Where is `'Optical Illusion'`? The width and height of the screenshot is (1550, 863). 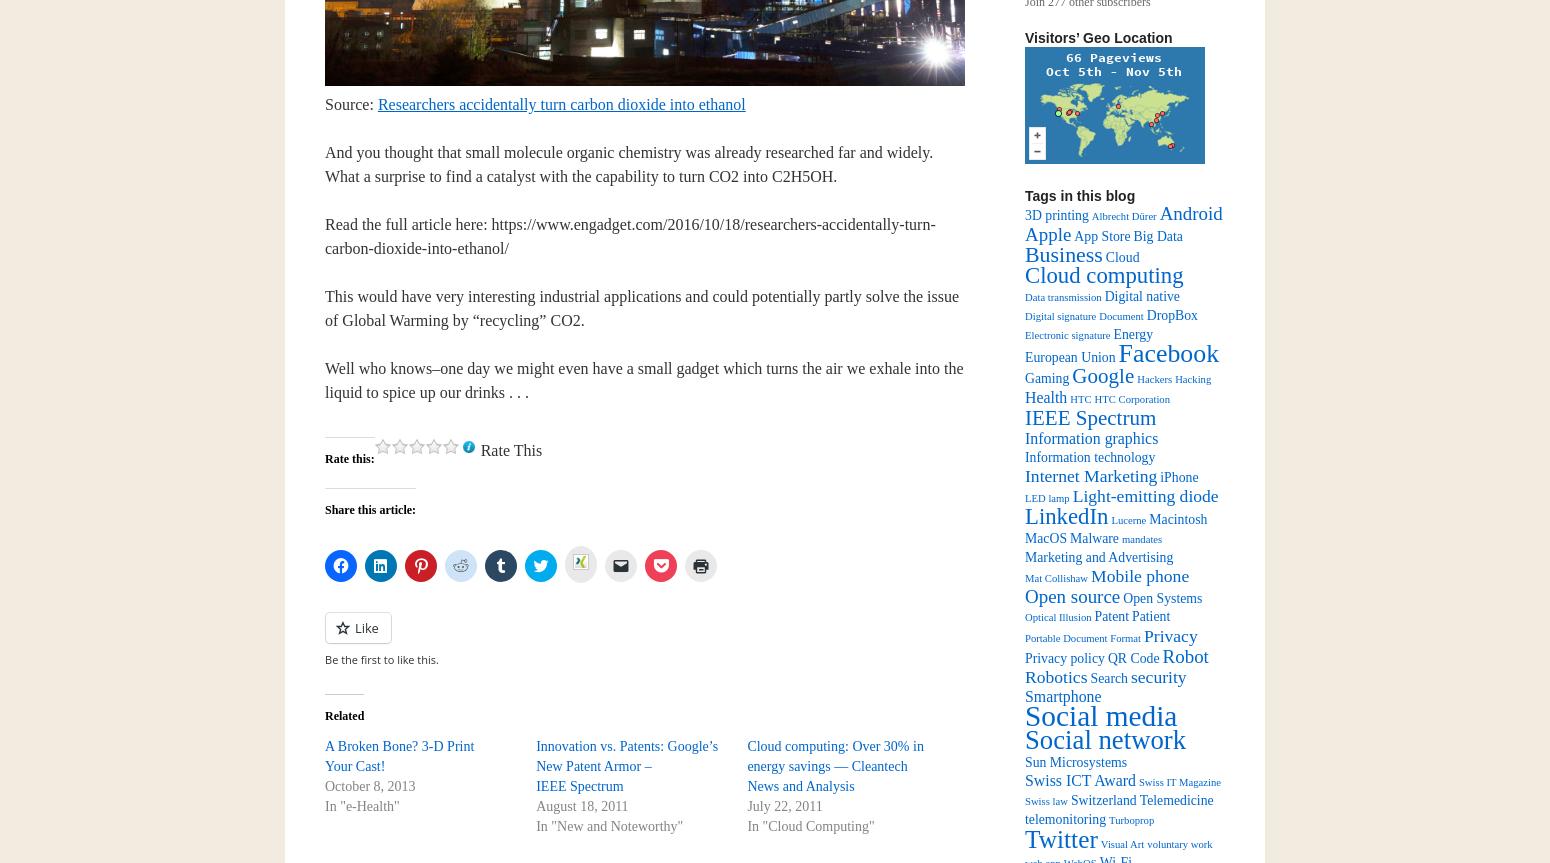
'Optical Illusion' is located at coordinates (1025, 616).